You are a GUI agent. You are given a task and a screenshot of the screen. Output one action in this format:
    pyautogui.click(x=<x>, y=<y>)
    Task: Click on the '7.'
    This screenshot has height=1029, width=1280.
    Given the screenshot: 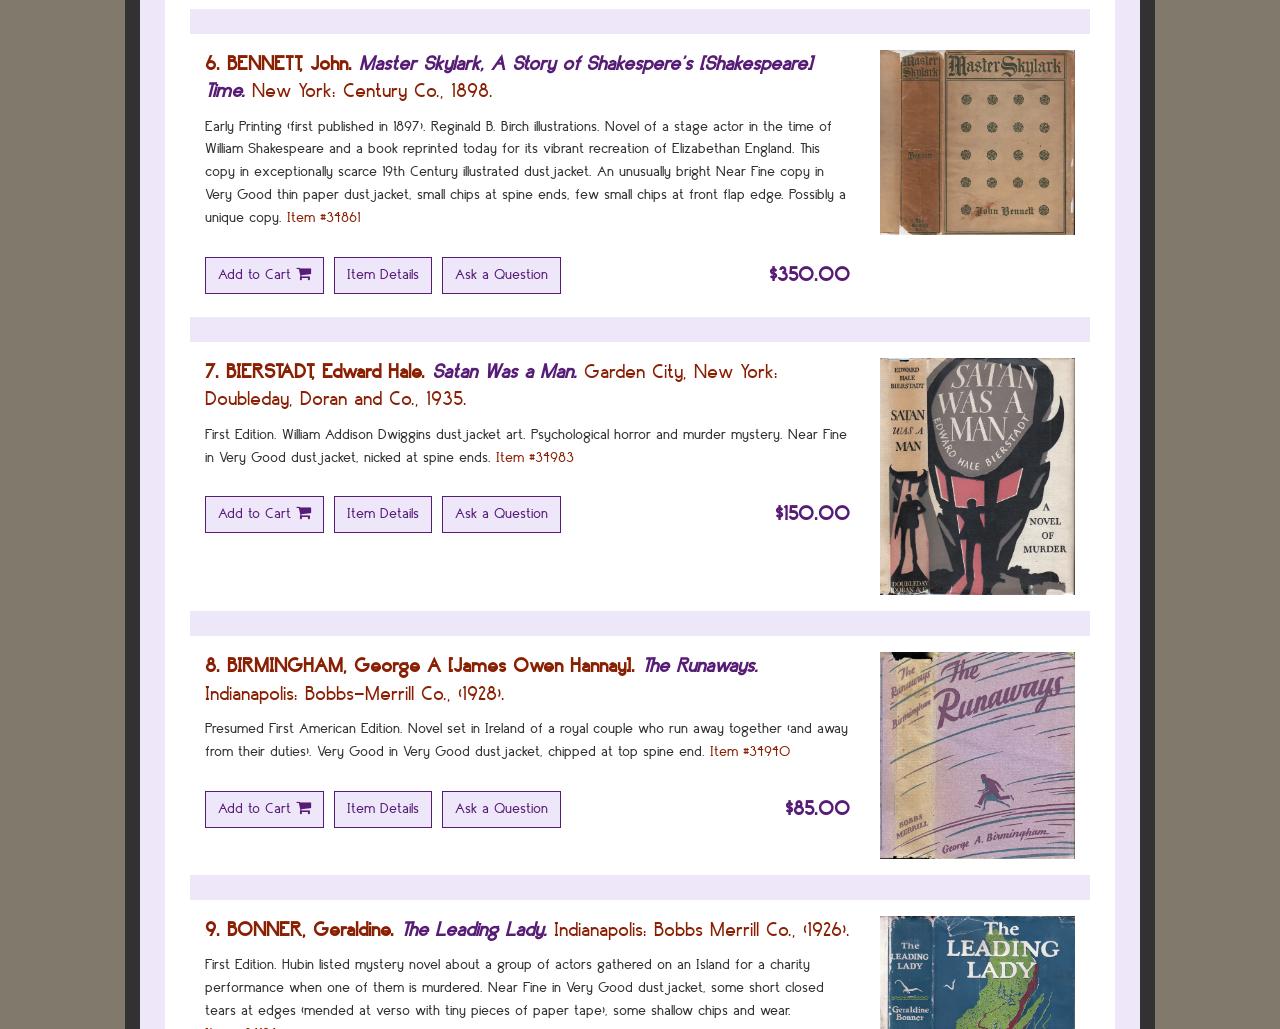 What is the action you would take?
    pyautogui.click(x=205, y=369)
    